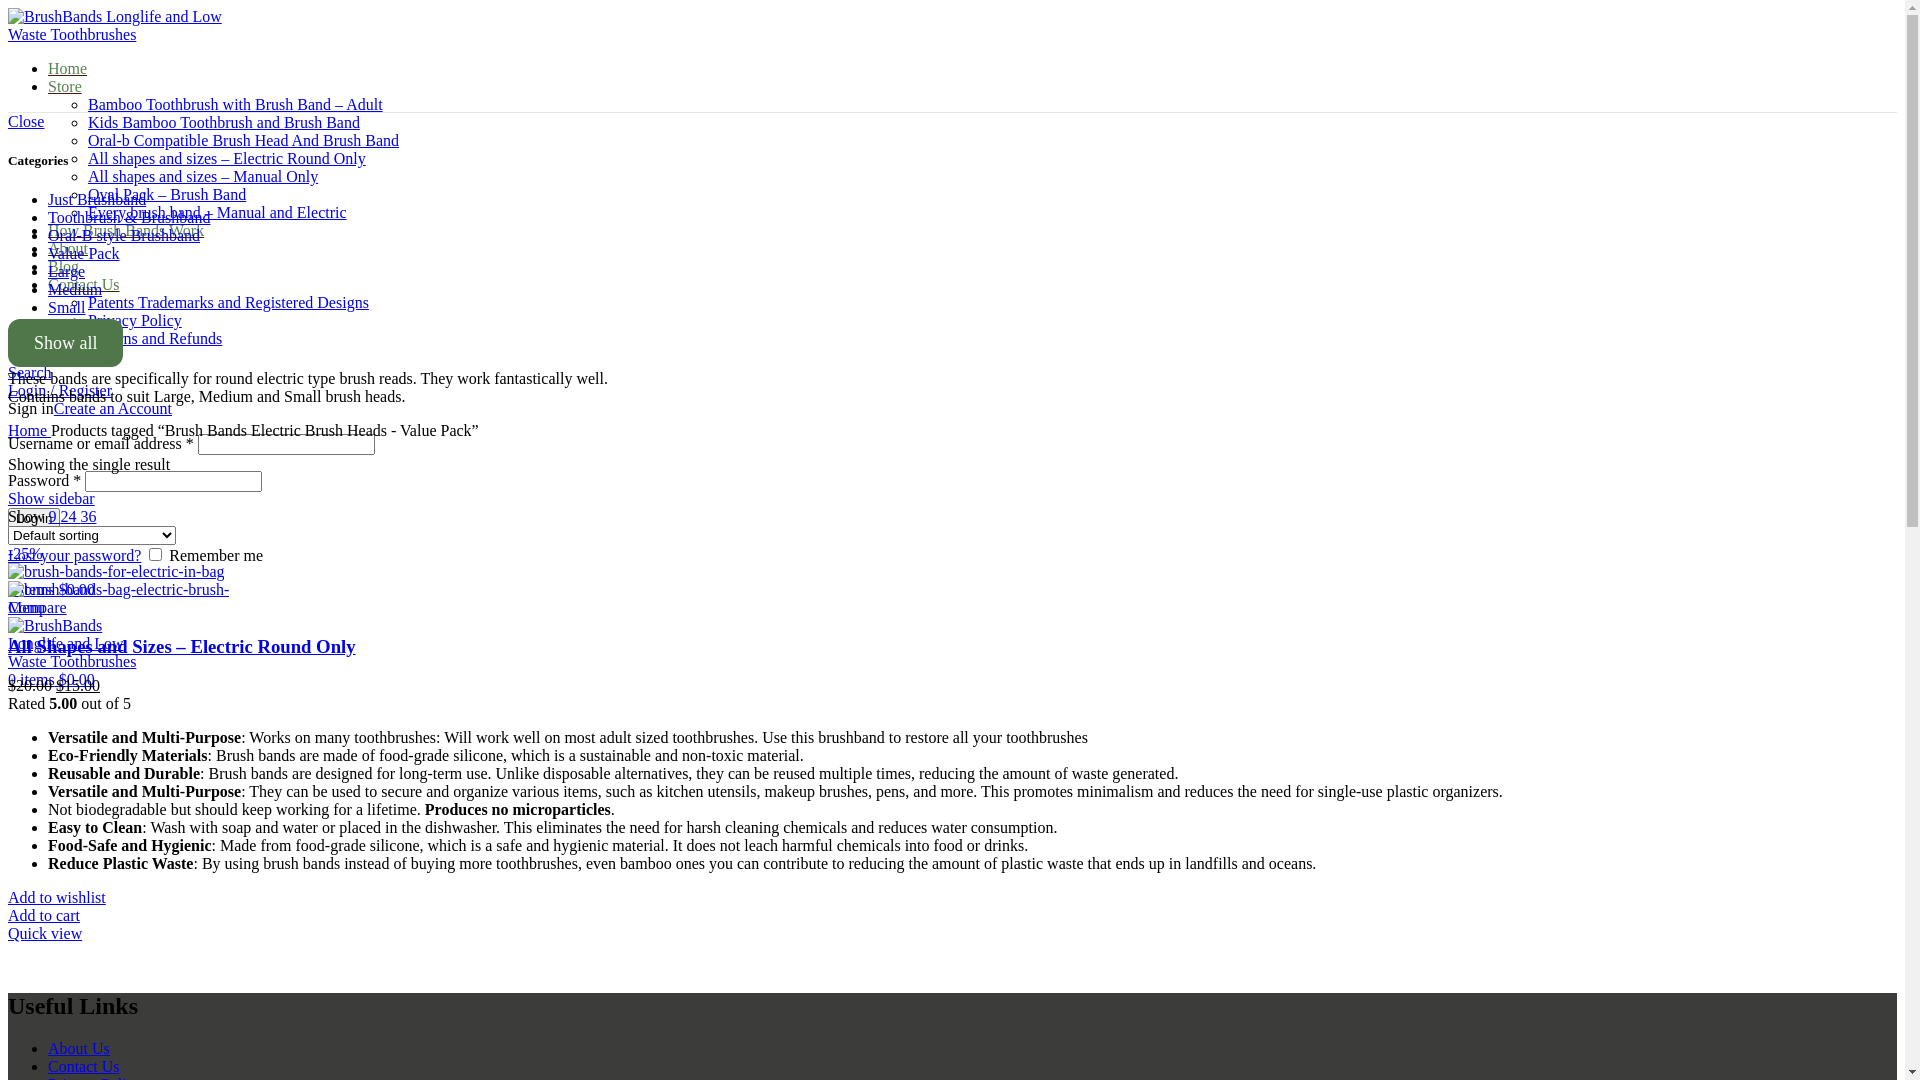 Image resolution: width=1920 pixels, height=1080 pixels. What do you see at coordinates (48, 1047) in the screenshot?
I see `'About Us'` at bounding box center [48, 1047].